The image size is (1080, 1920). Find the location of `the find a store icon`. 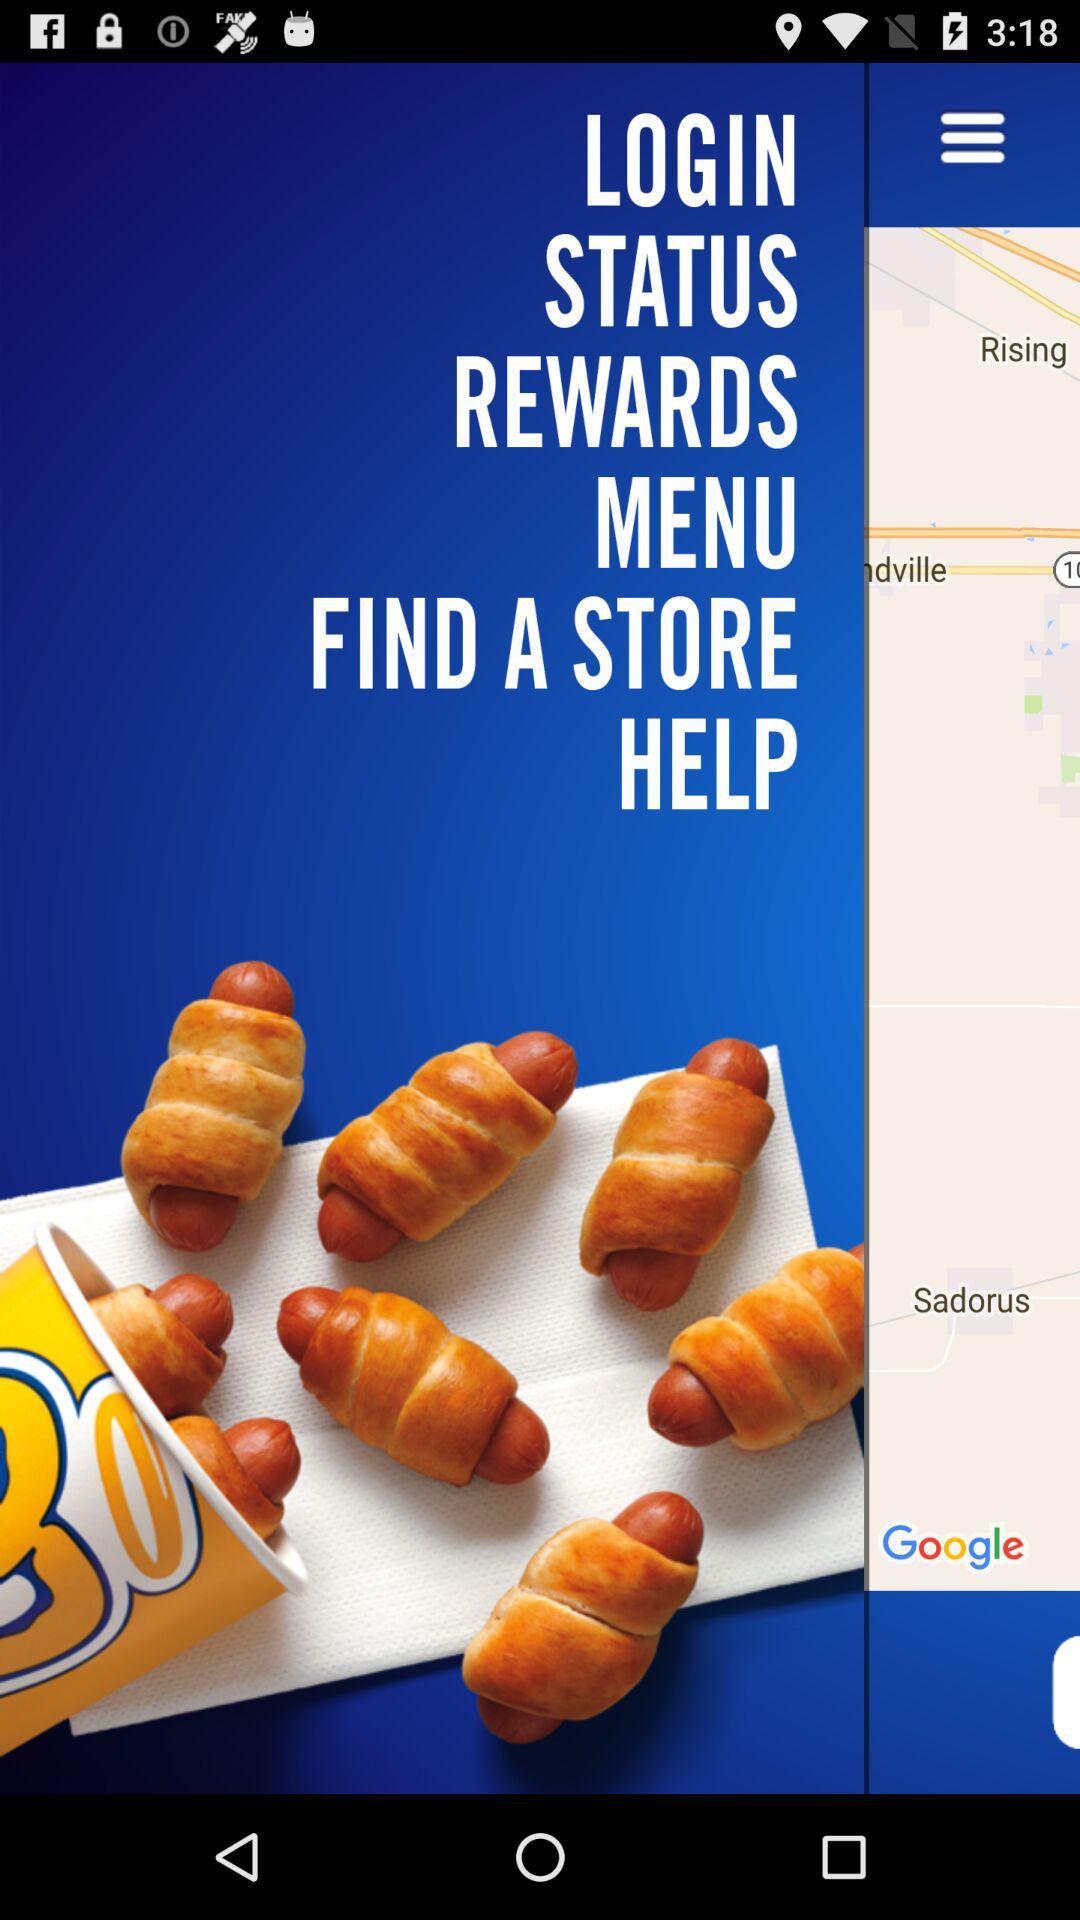

the find a store icon is located at coordinates (443, 642).